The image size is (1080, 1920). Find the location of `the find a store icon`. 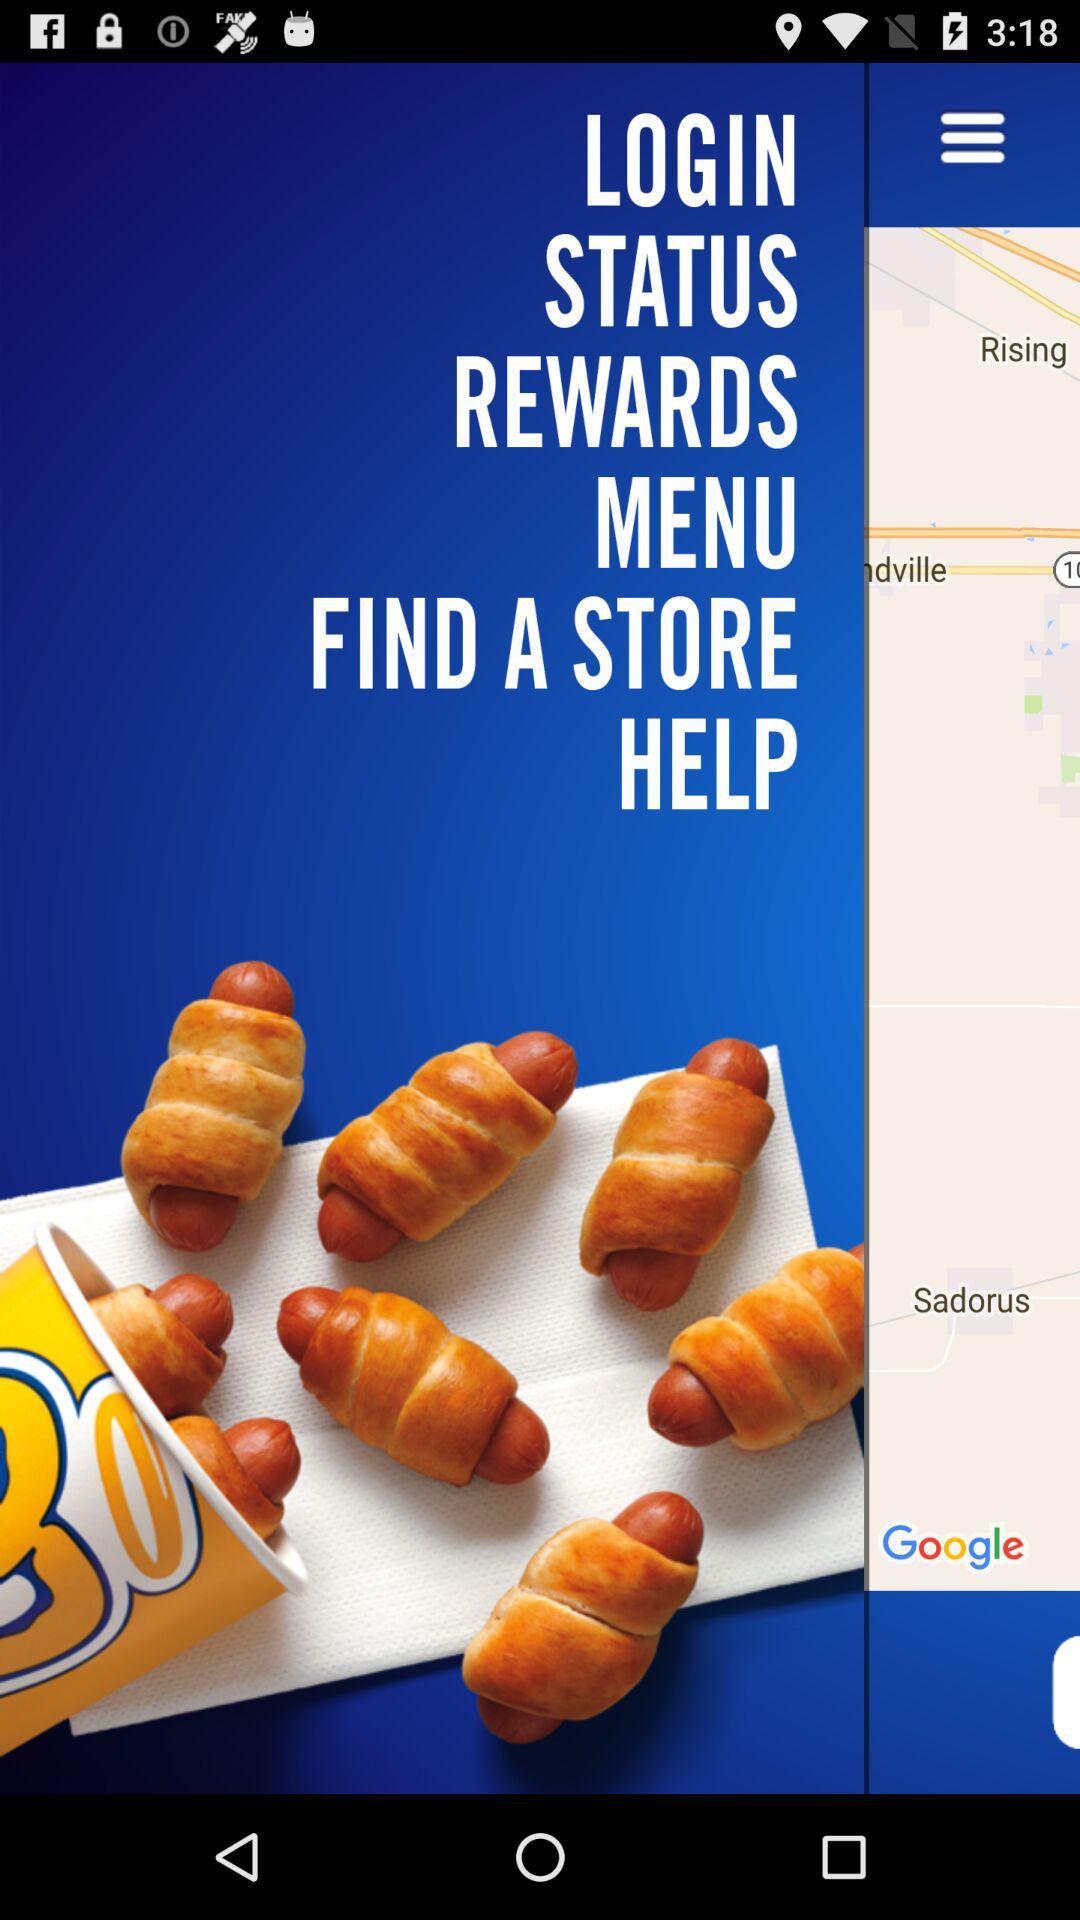

the find a store icon is located at coordinates (443, 642).